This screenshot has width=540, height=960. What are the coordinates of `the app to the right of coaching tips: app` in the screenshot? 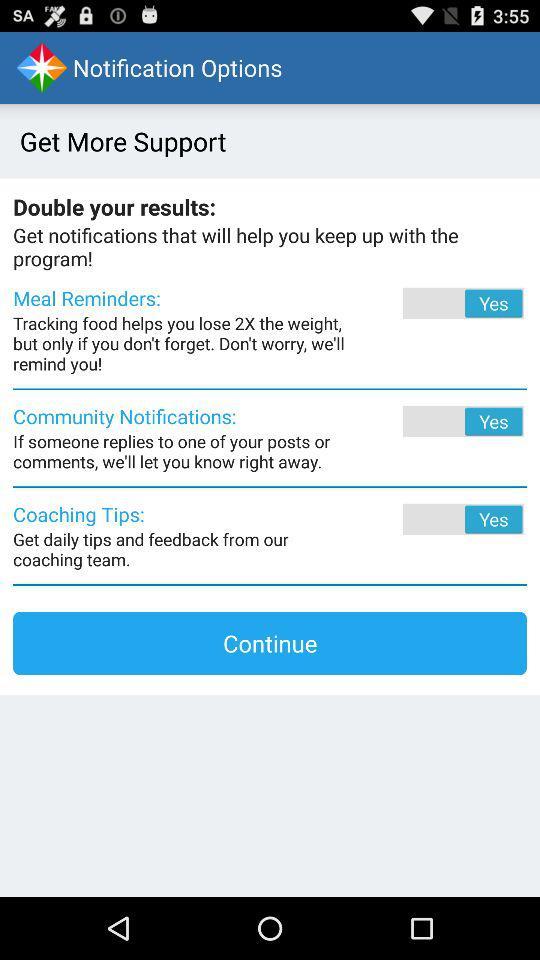 It's located at (435, 518).